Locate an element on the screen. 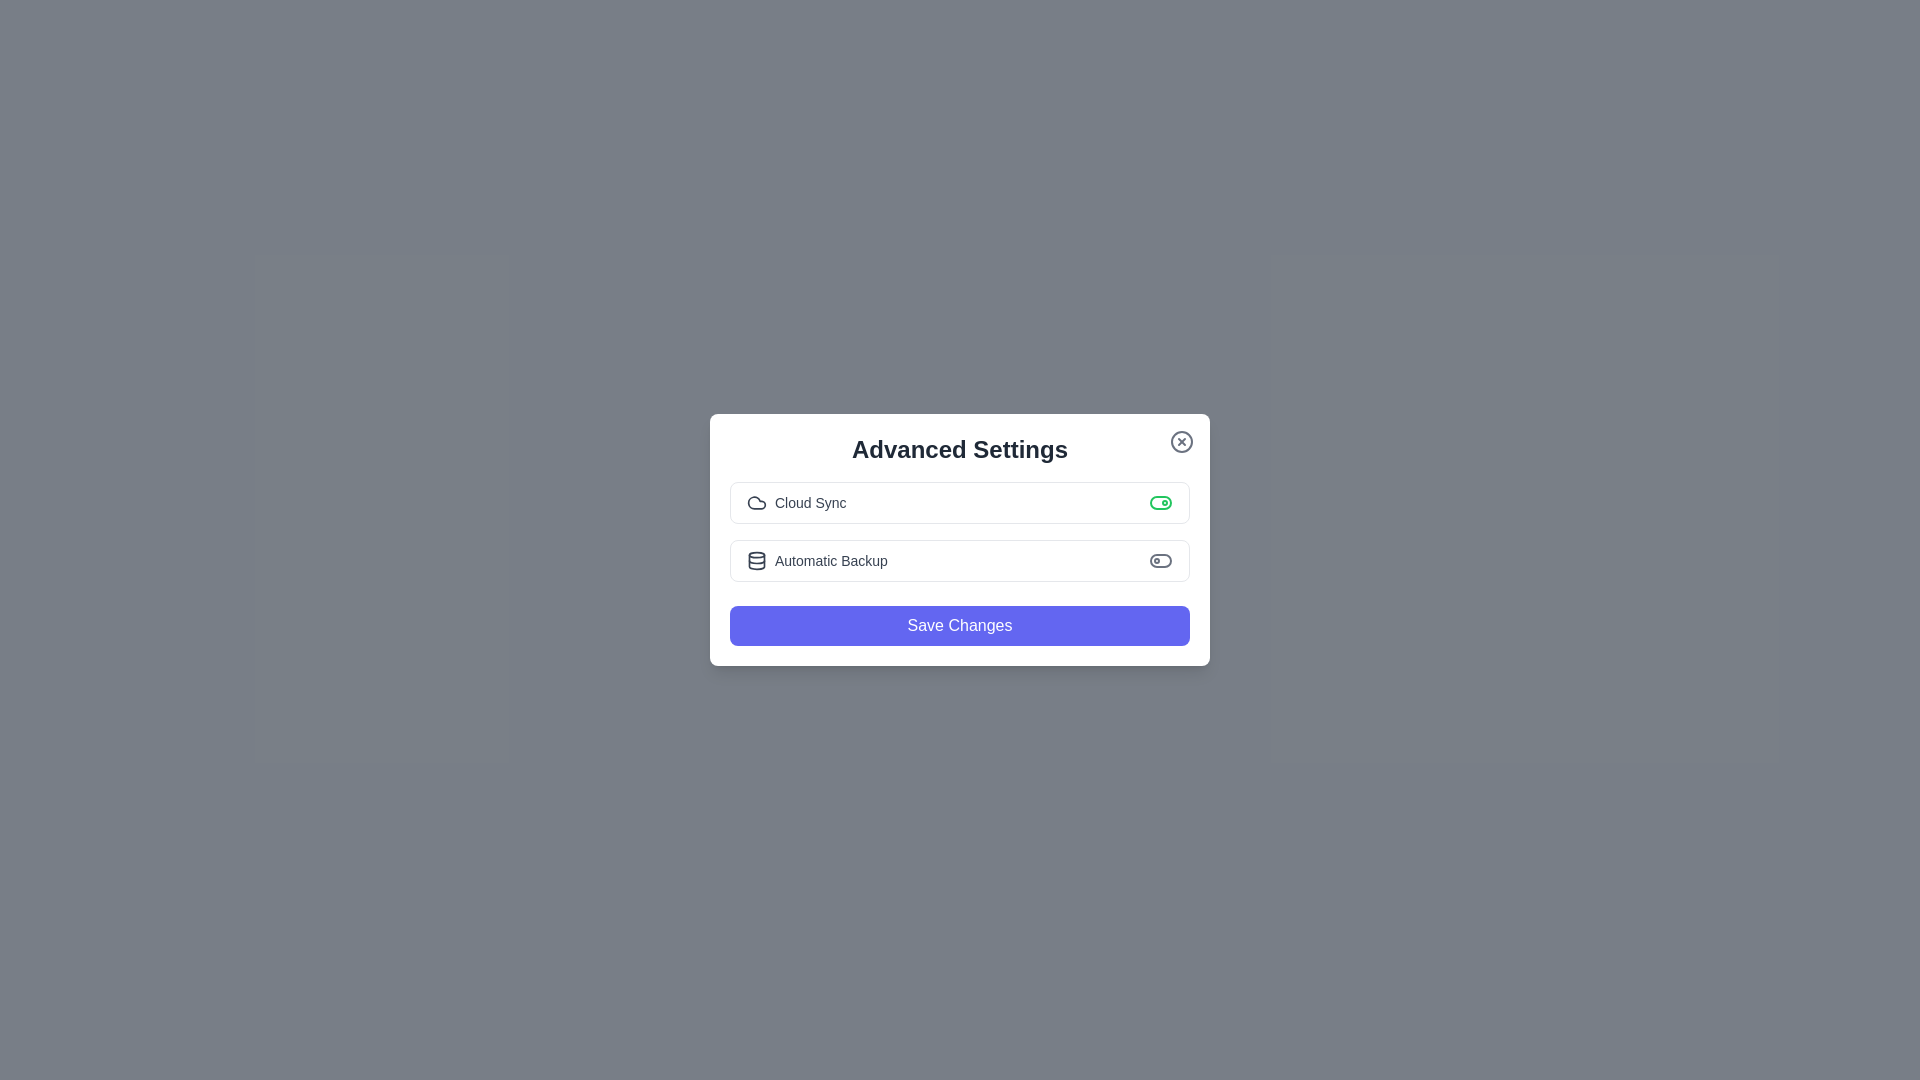 The height and width of the screenshot is (1080, 1920). the toggle switch for 'Cloud Sync', which is styled with rounded edges and has a green active state is located at coordinates (1161, 501).